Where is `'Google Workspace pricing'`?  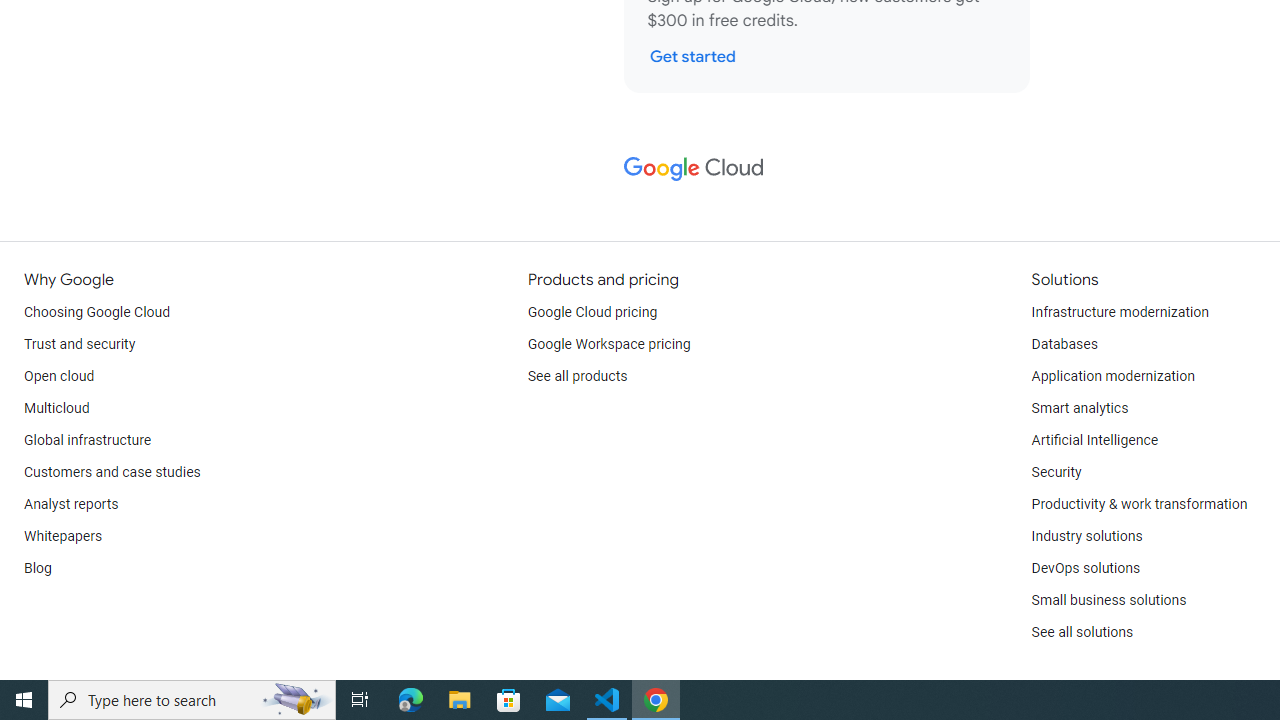
'Google Workspace pricing' is located at coordinates (608, 343).